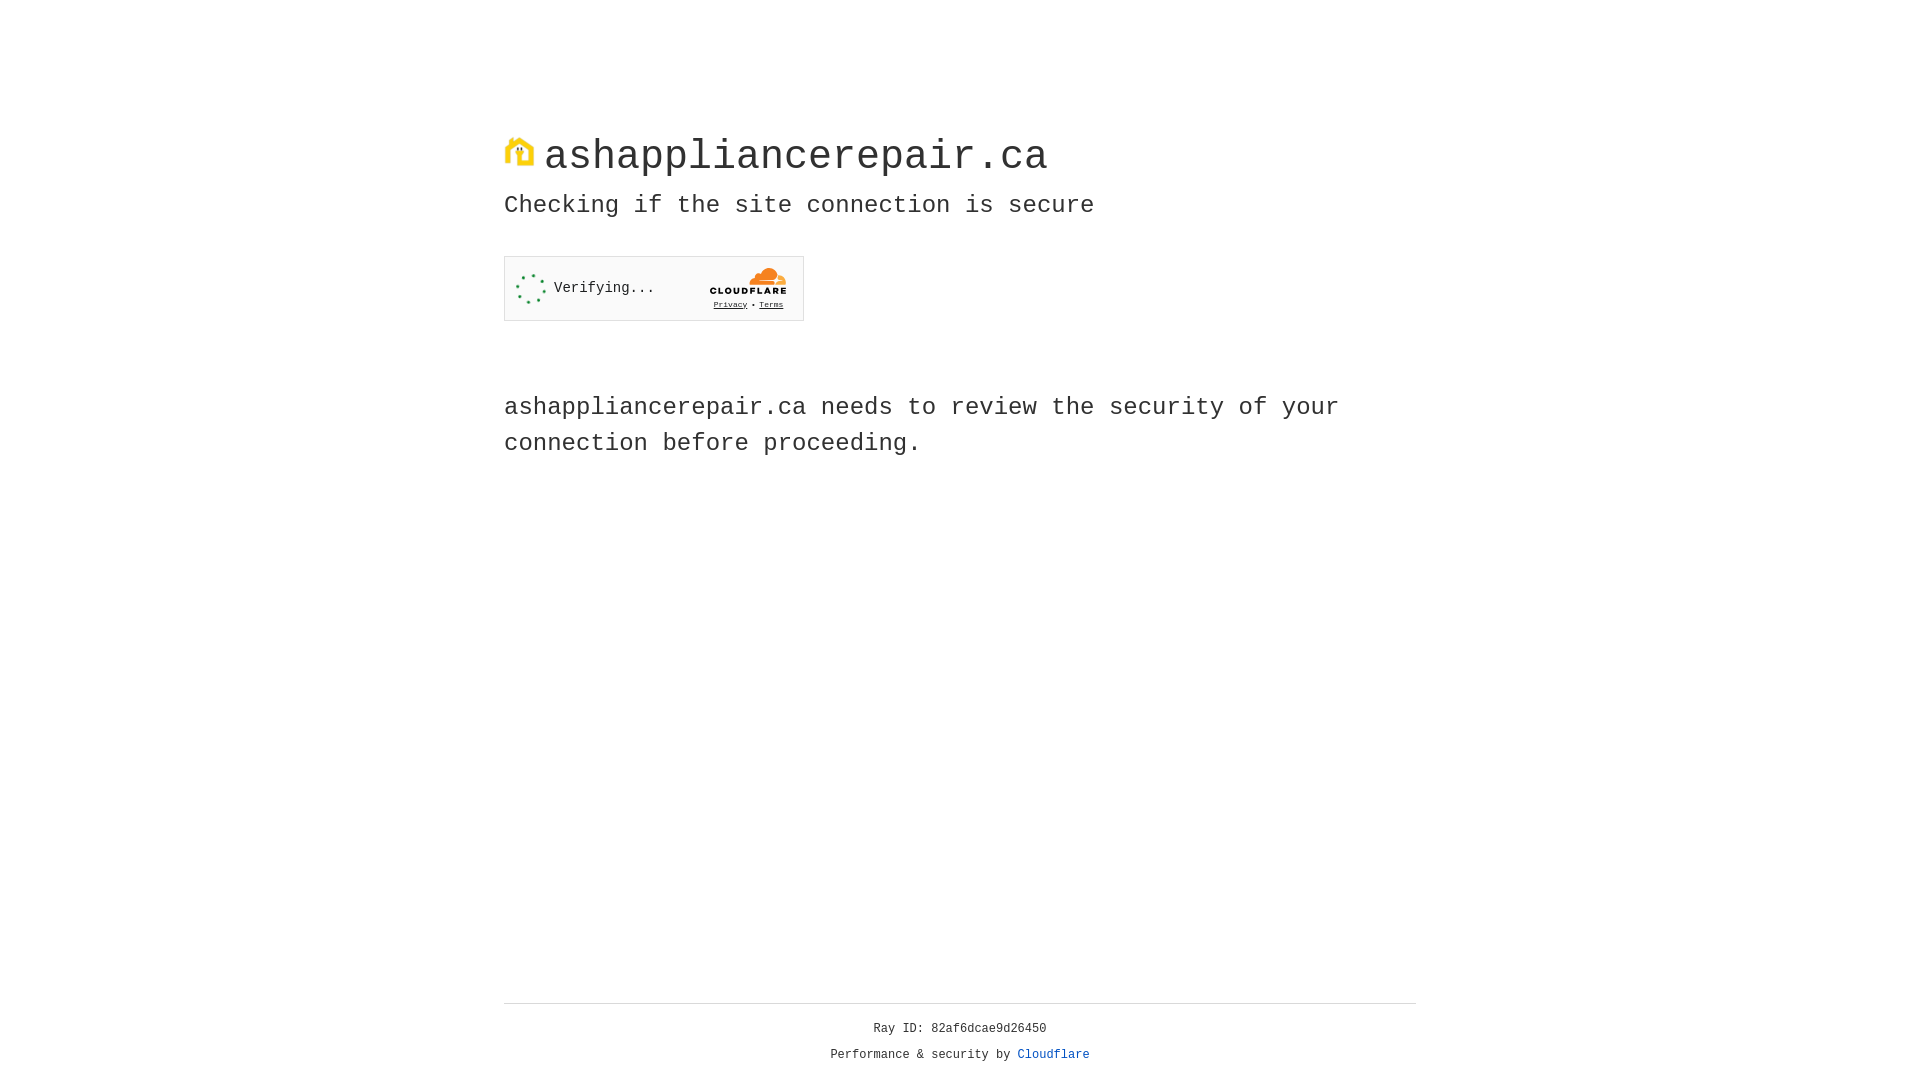 Image resolution: width=1920 pixels, height=1080 pixels. I want to click on 'Widget containing a Cloudflare security challenge', so click(653, 288).